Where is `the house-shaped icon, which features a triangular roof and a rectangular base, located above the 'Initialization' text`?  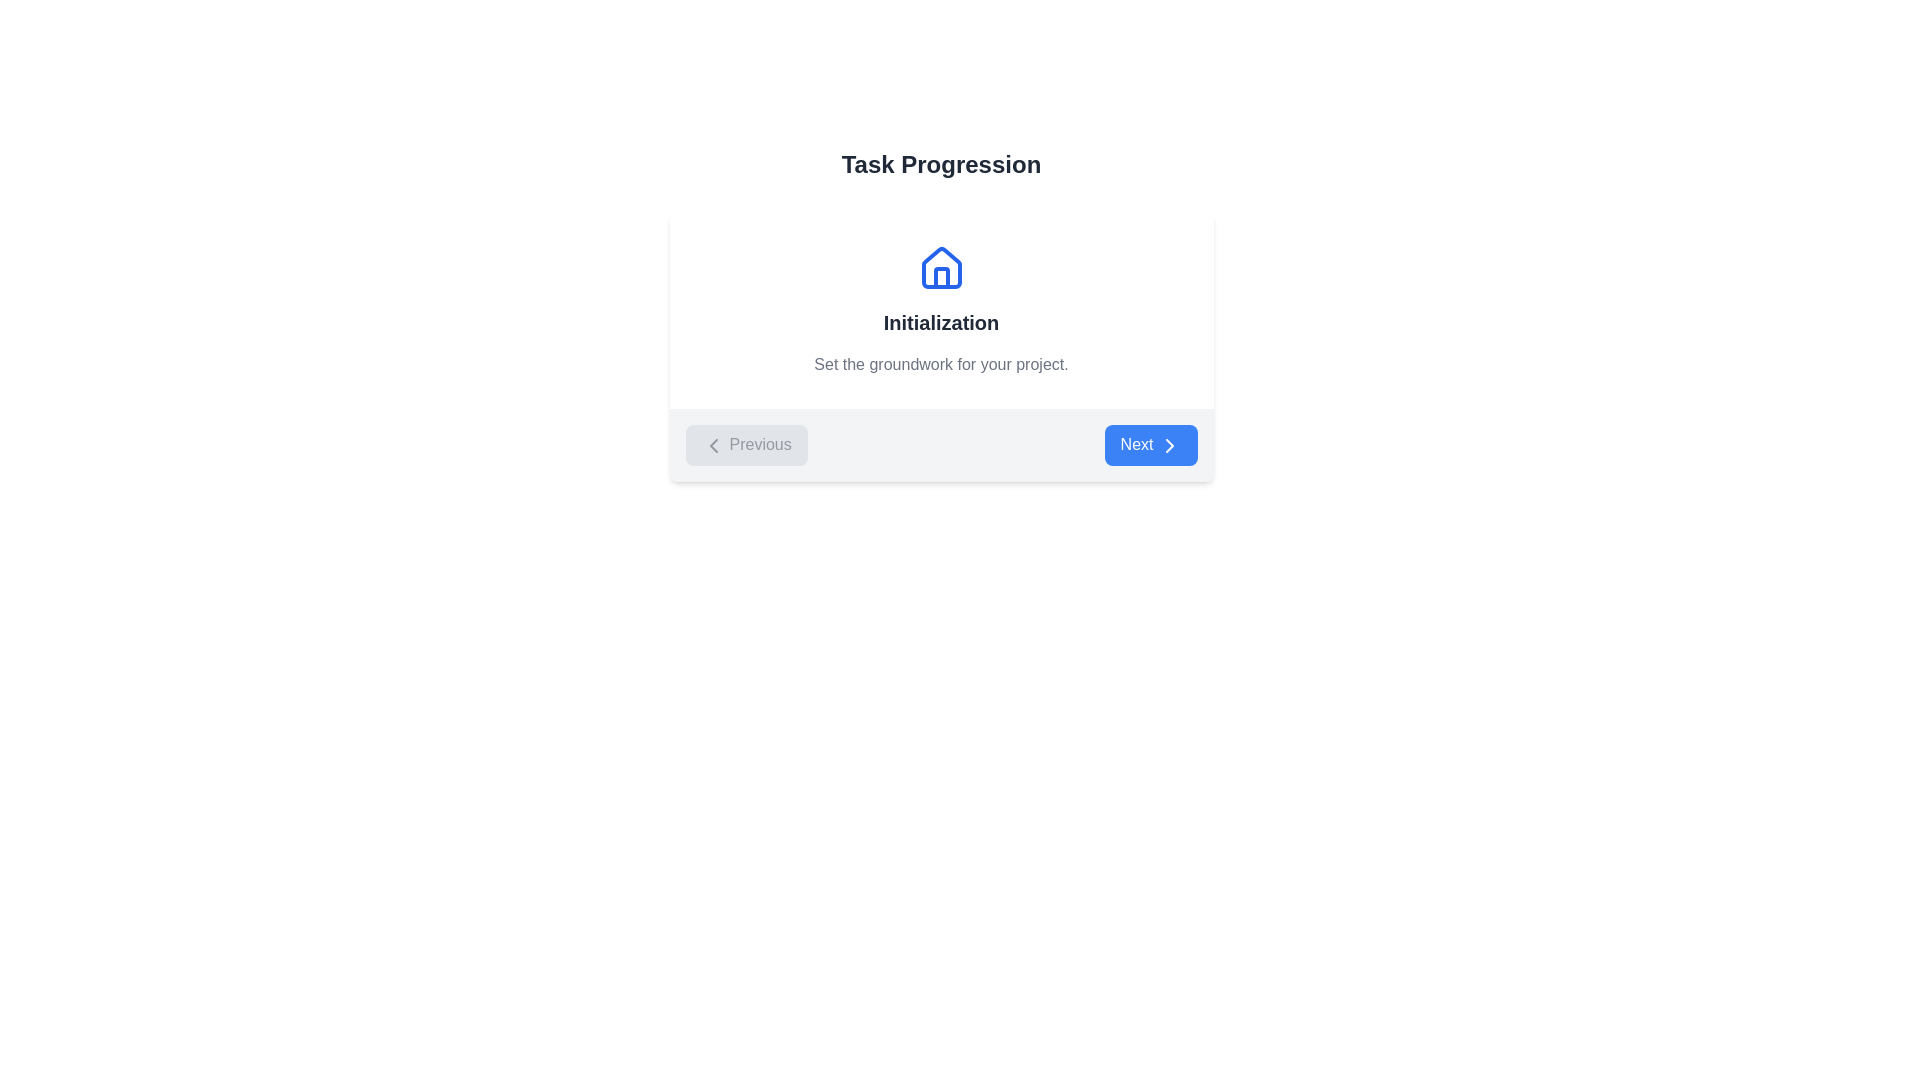 the house-shaped icon, which features a triangular roof and a rectangular base, located above the 'Initialization' text is located at coordinates (940, 266).